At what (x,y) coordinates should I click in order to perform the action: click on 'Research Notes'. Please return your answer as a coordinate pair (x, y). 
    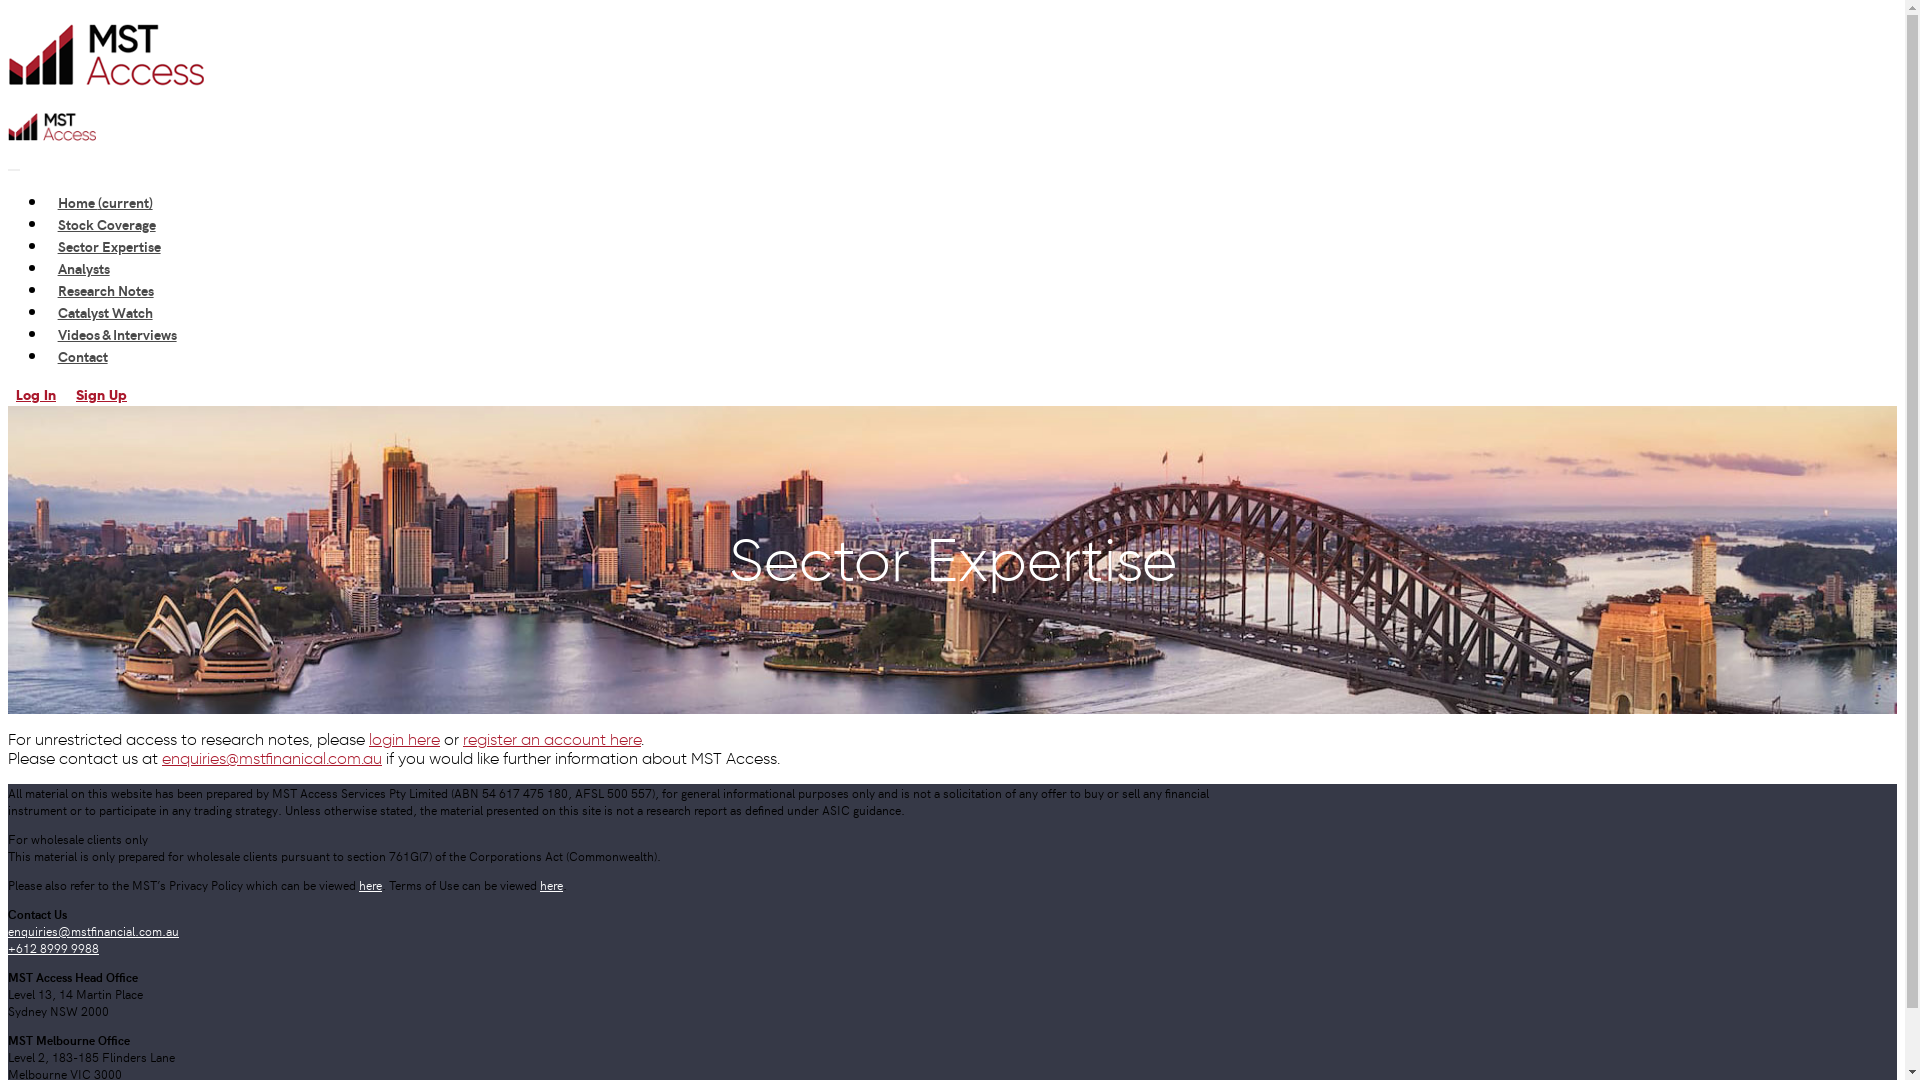
    Looking at the image, I should click on (104, 289).